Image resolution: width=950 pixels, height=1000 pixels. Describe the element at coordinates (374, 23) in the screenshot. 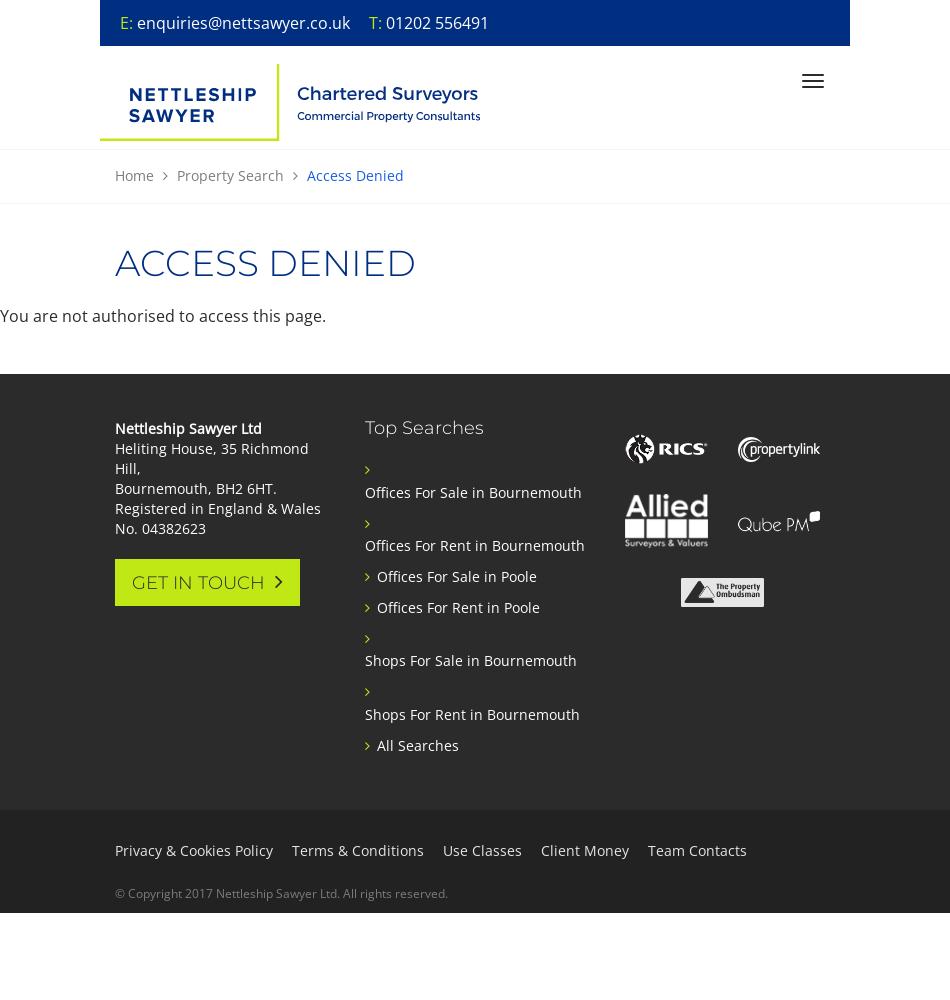

I see `'T:'` at that location.